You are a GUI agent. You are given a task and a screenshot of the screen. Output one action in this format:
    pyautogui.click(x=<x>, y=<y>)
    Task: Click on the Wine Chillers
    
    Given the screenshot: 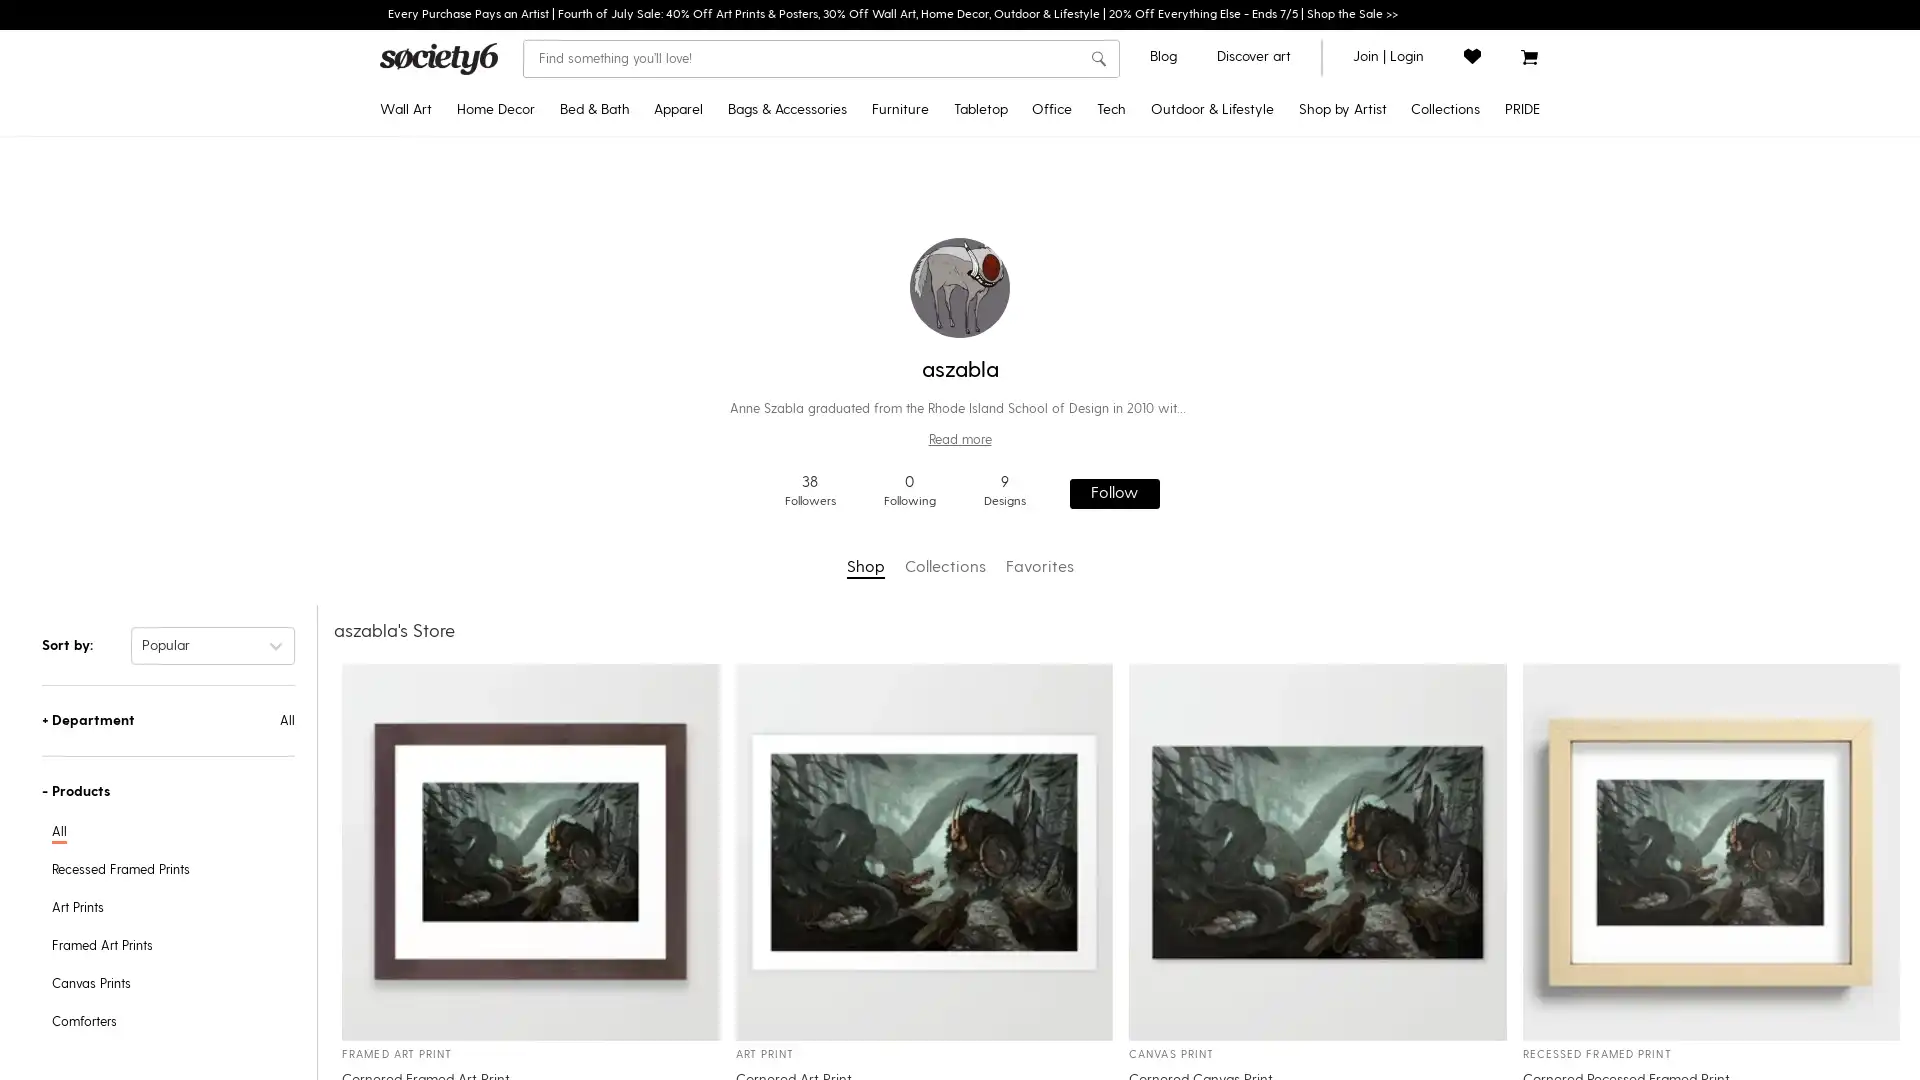 What is the action you would take?
    pyautogui.click(x=1017, y=385)
    